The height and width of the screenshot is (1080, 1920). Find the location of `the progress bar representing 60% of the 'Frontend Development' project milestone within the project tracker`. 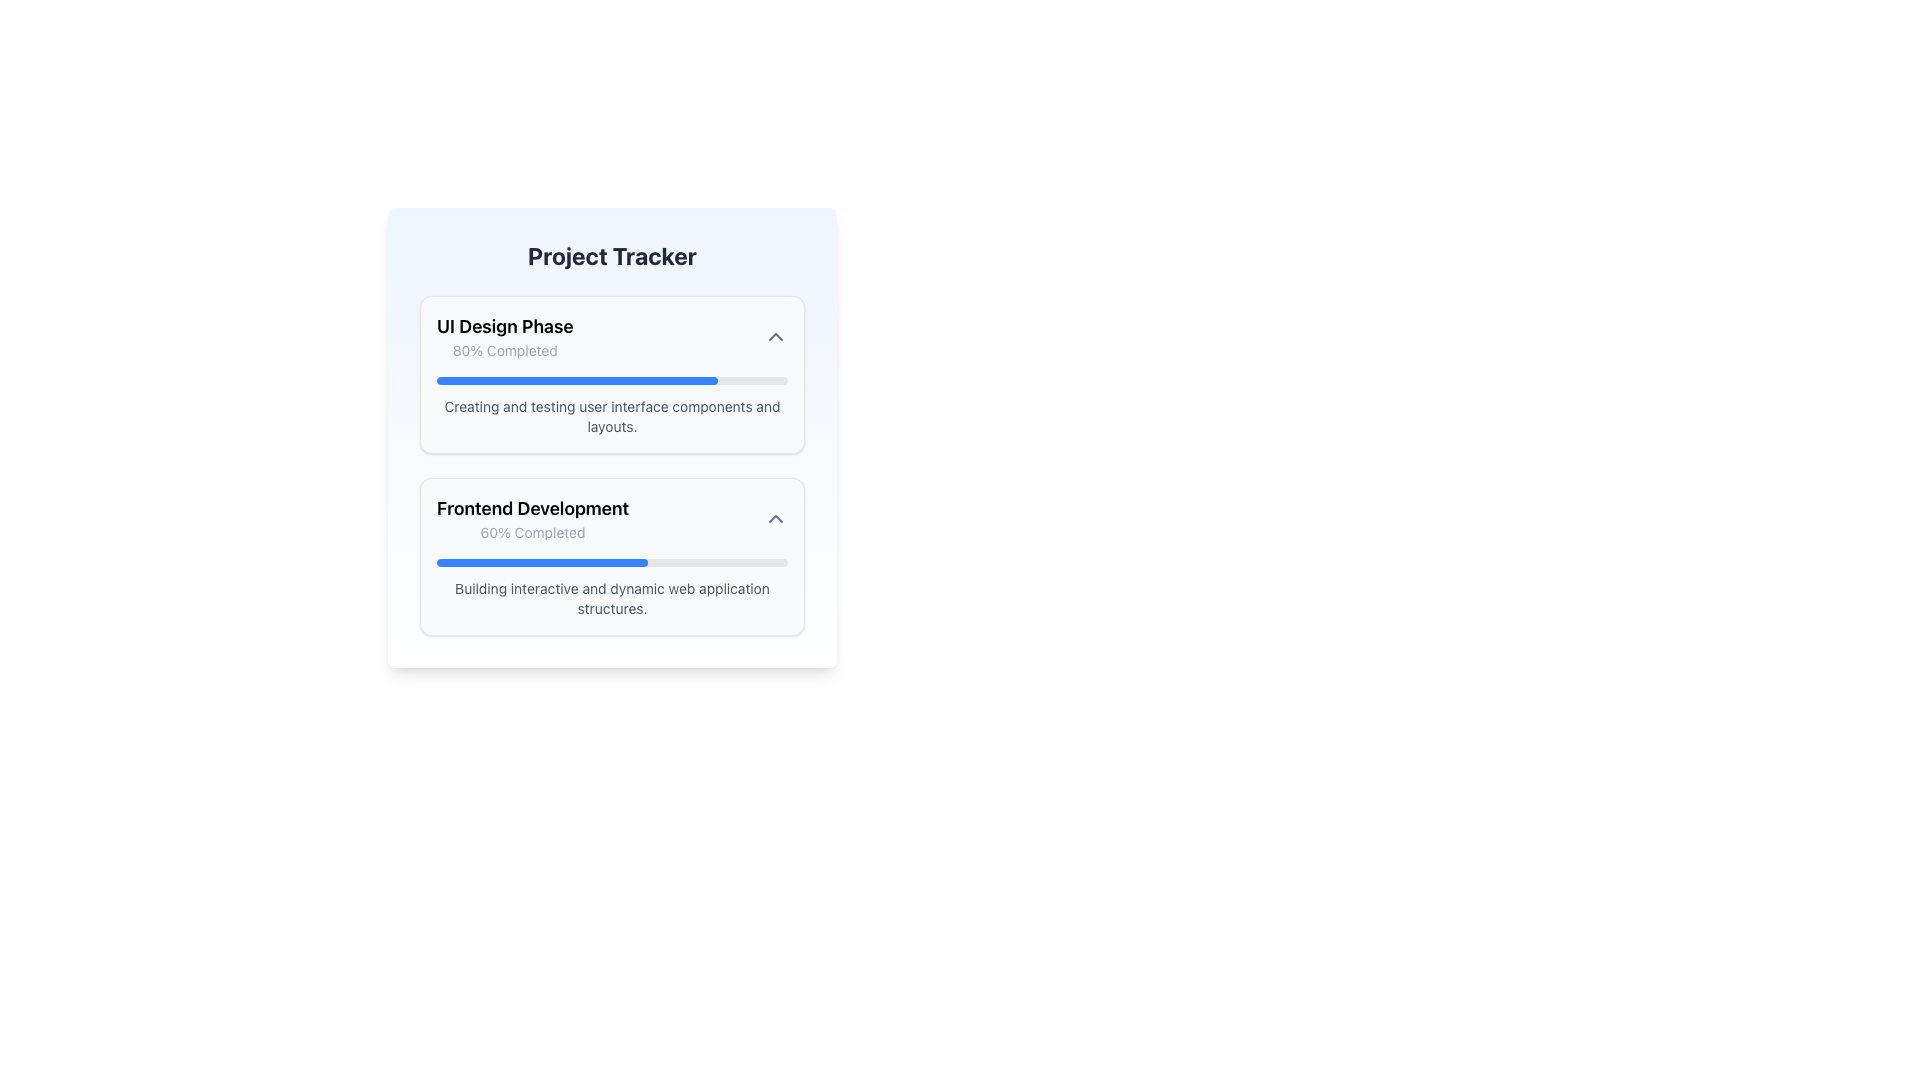

the progress bar representing 60% of the 'Frontend Development' project milestone within the project tracker is located at coordinates (542, 563).